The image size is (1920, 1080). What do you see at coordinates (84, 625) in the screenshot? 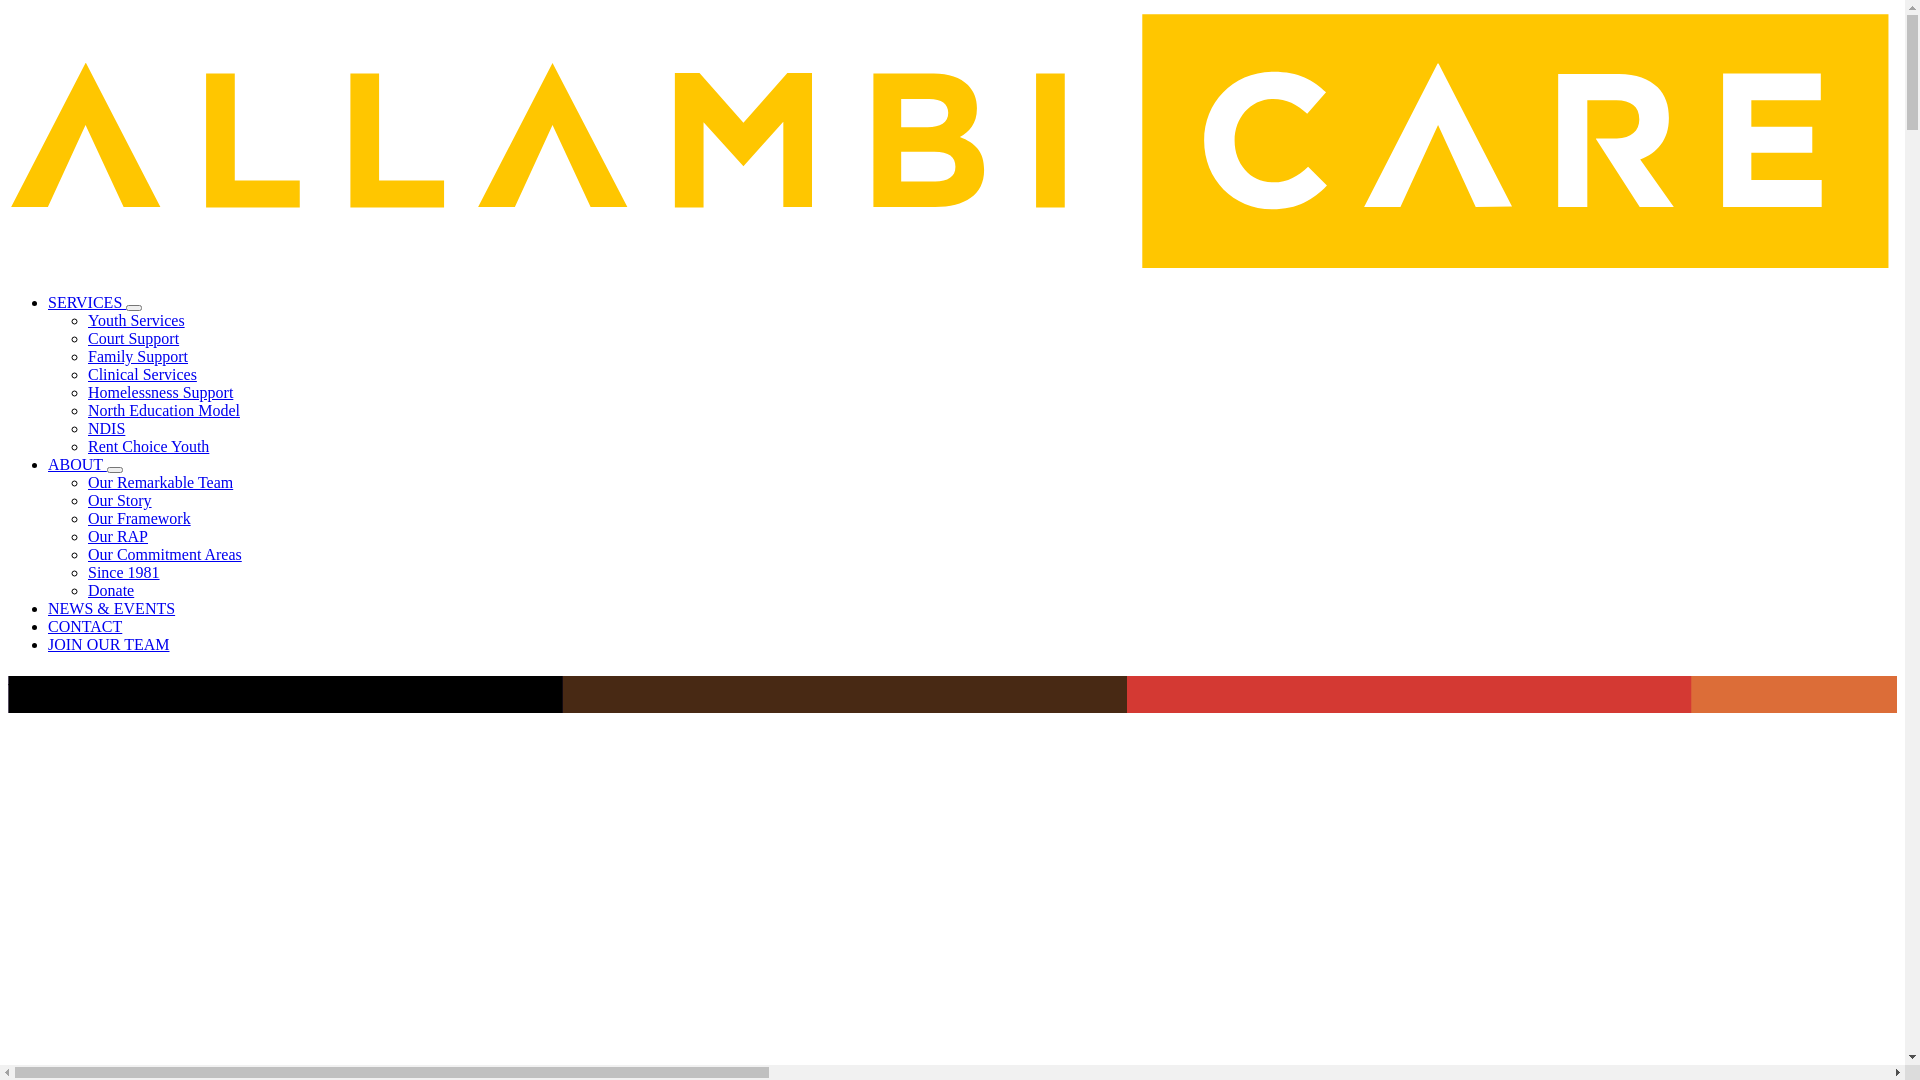
I see `'CONTACT'` at bounding box center [84, 625].